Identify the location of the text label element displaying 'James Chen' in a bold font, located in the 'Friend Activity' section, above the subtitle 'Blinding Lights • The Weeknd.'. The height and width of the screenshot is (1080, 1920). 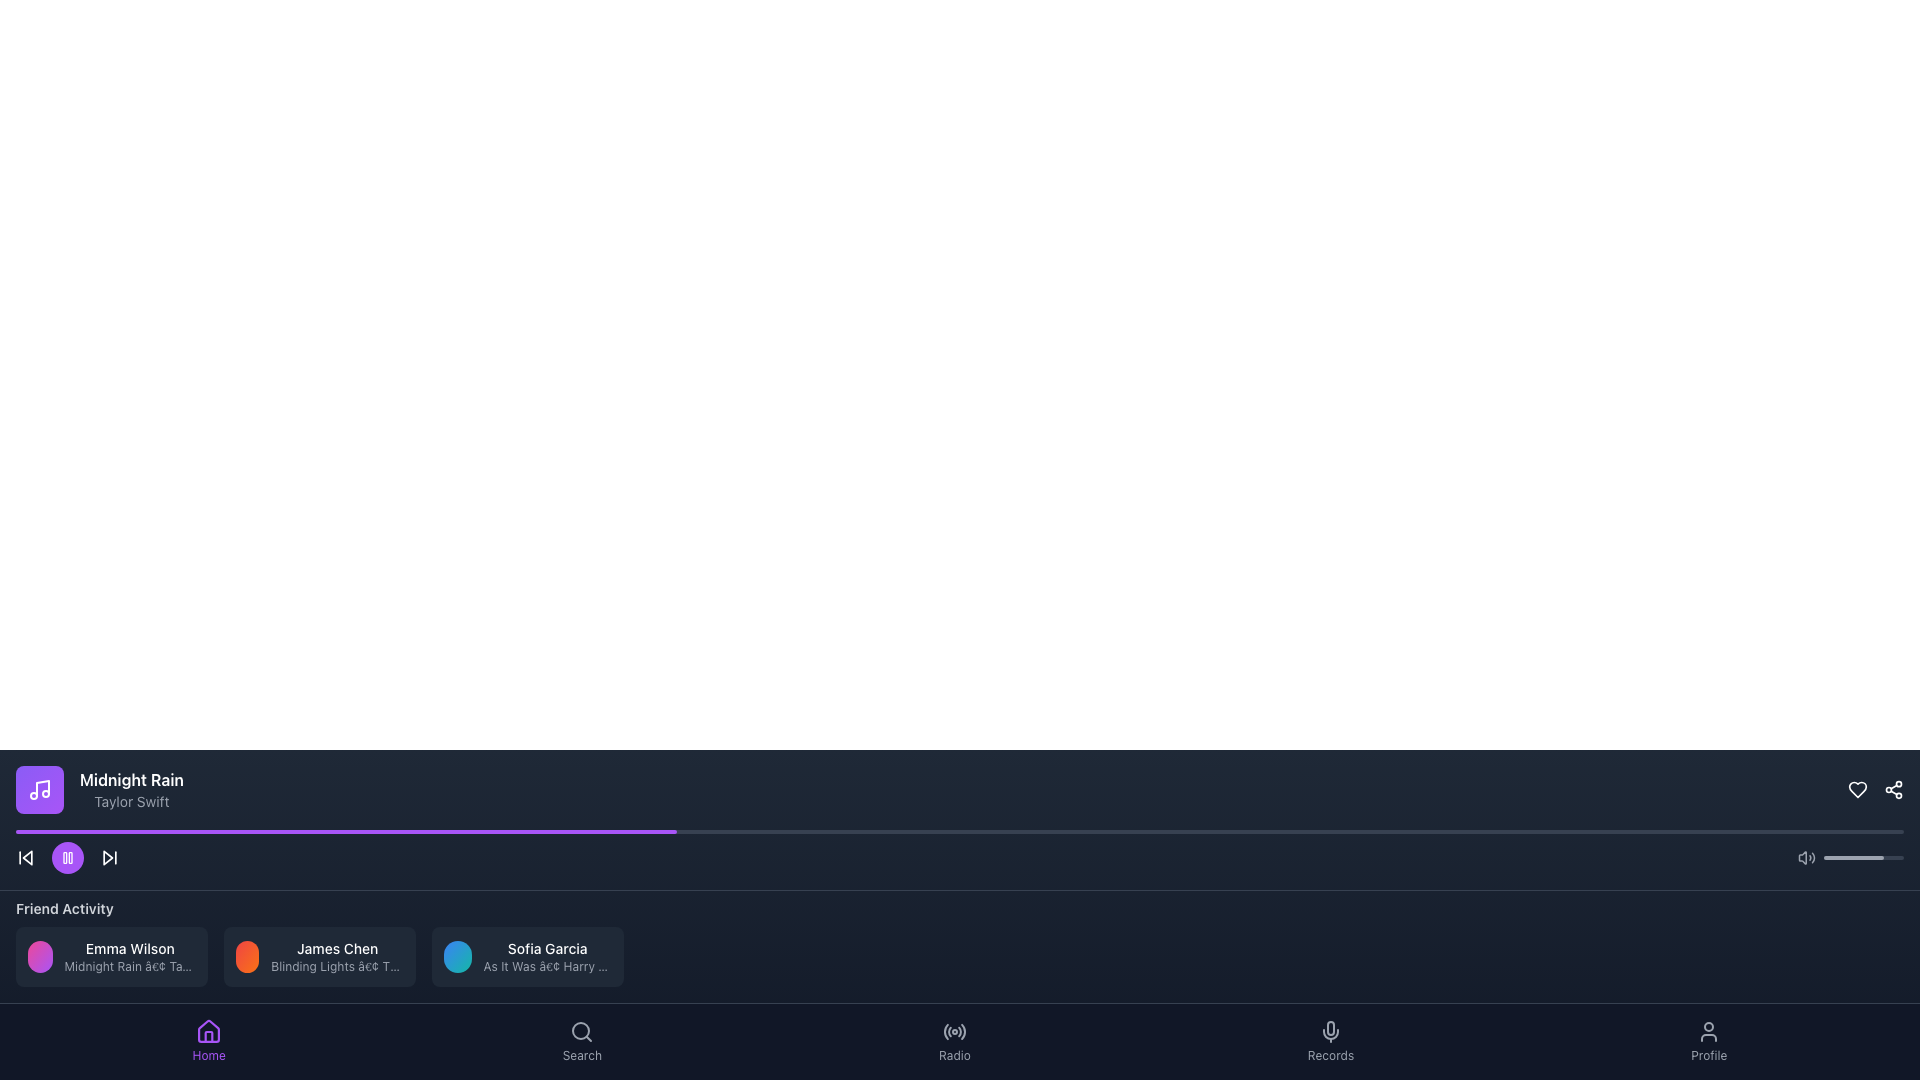
(337, 947).